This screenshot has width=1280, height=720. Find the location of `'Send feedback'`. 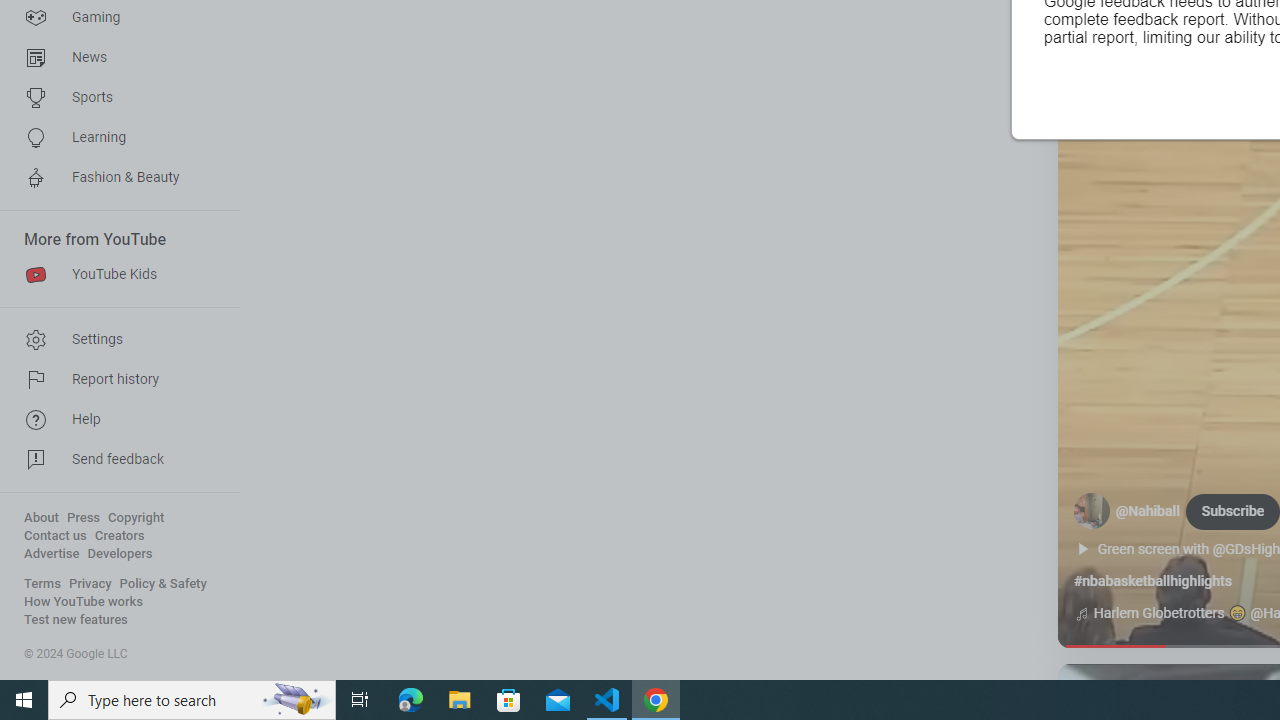

'Send feedback' is located at coordinates (112, 460).